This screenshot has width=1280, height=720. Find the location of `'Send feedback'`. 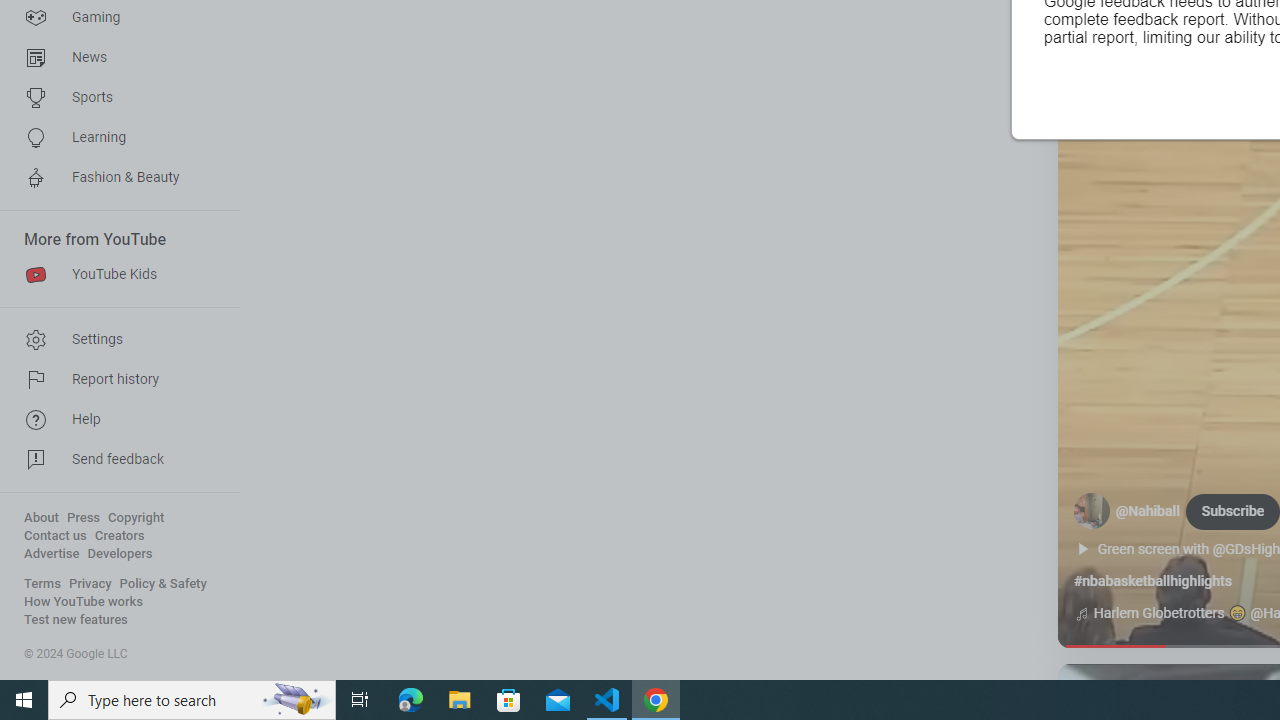

'Send feedback' is located at coordinates (112, 460).